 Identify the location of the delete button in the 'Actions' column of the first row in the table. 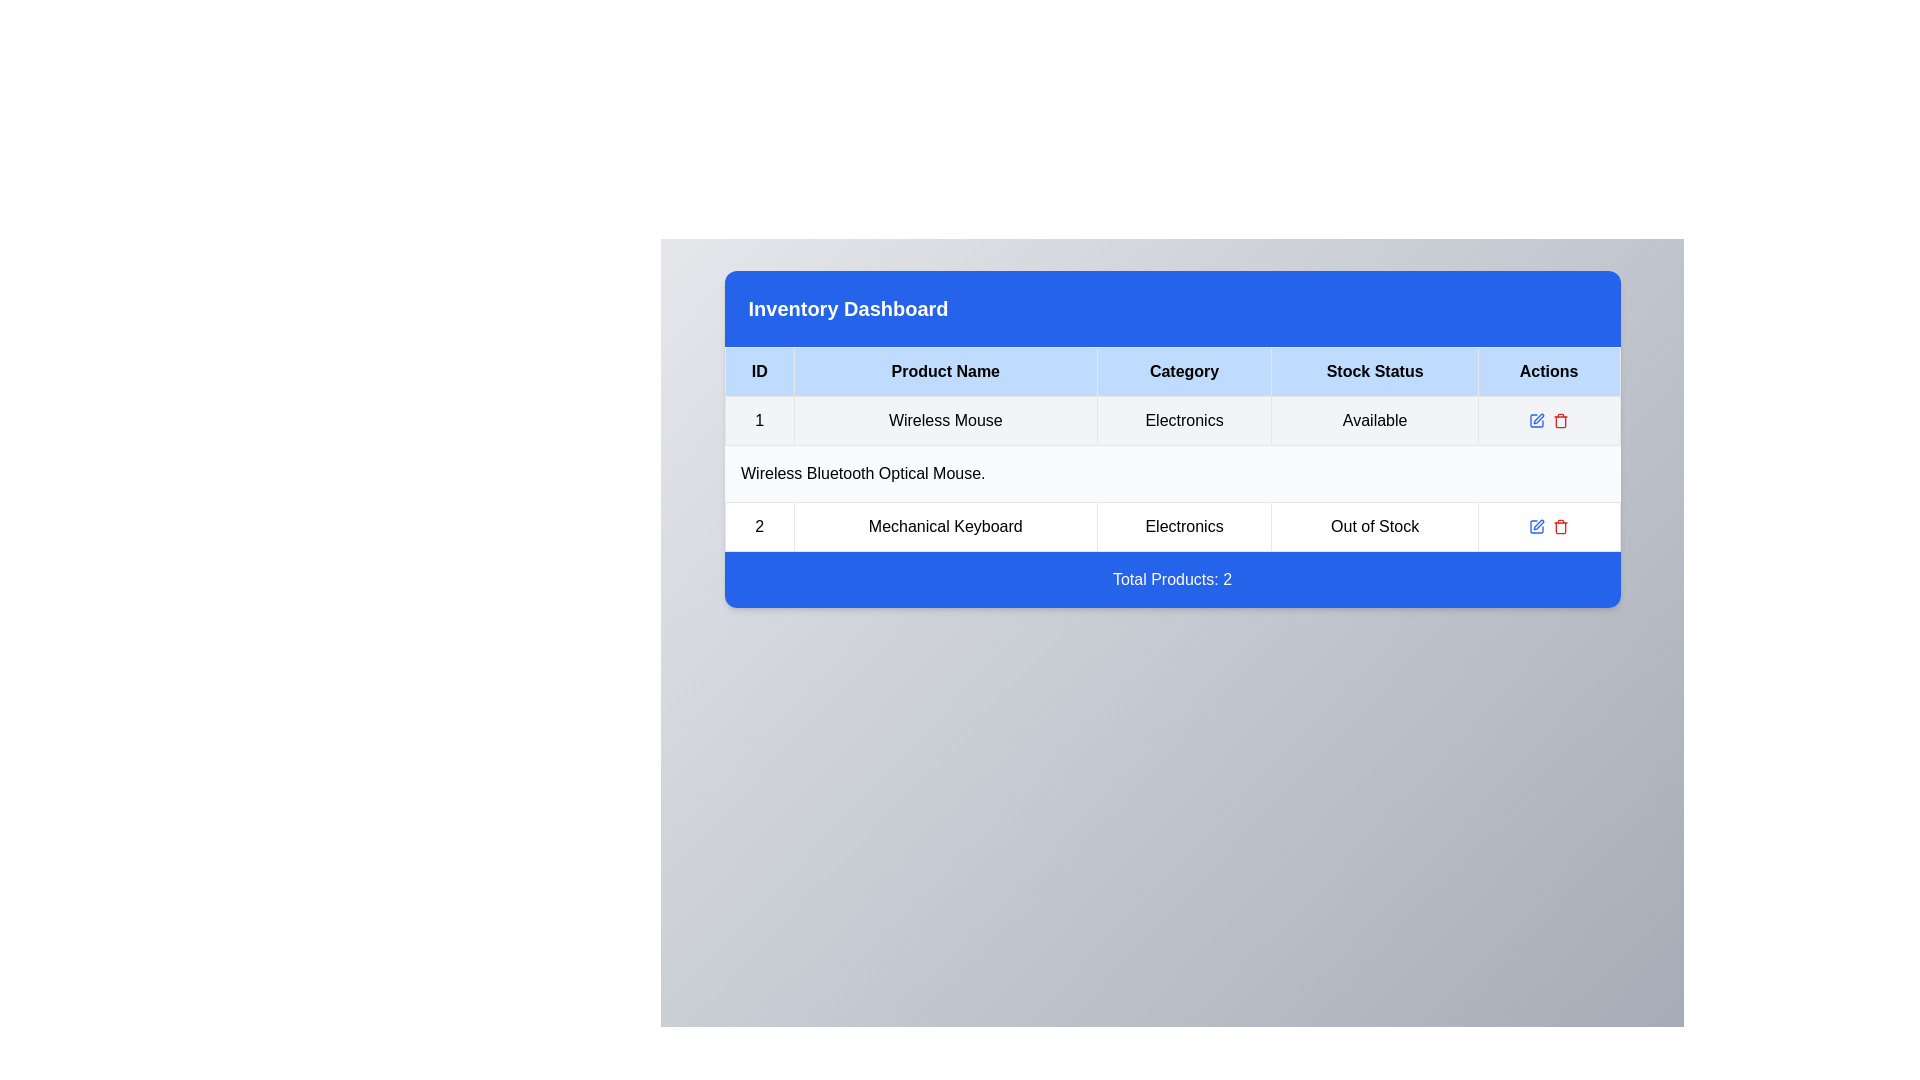
(1560, 419).